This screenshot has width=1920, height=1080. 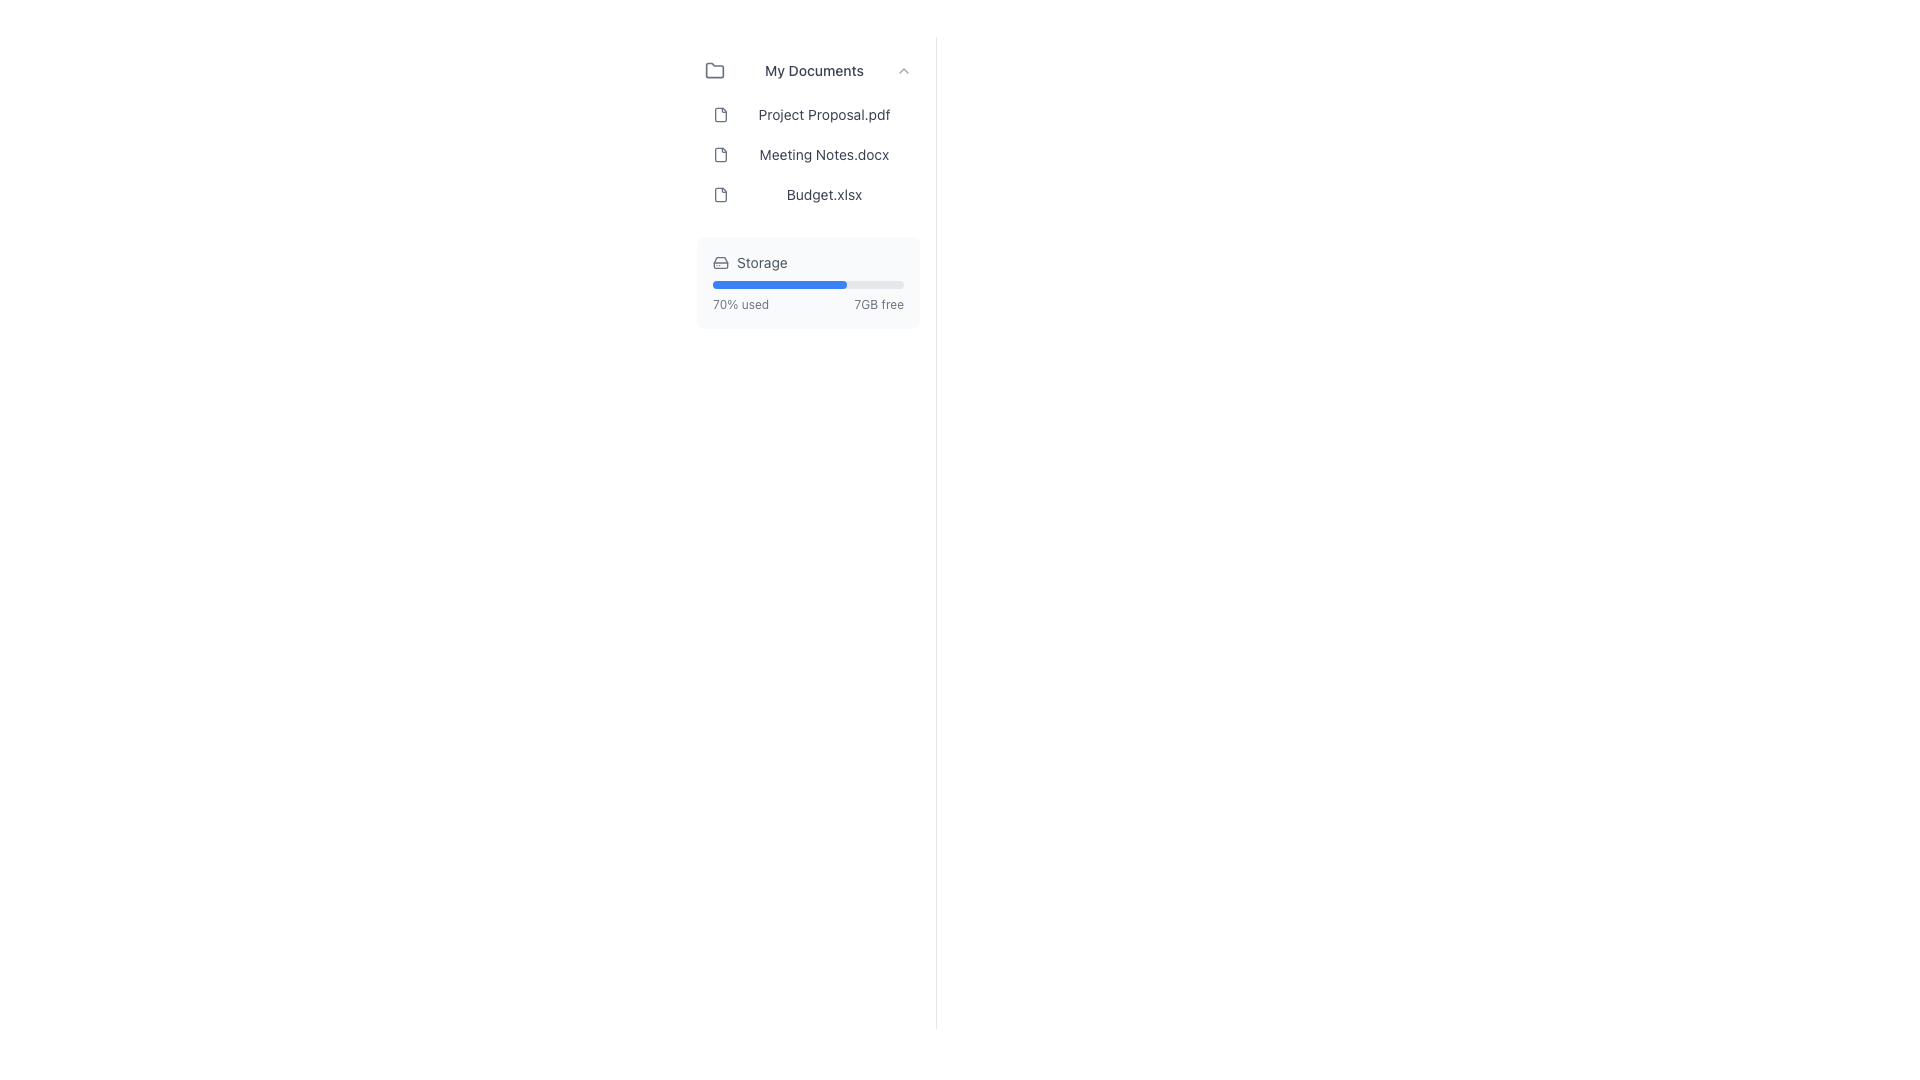 What do you see at coordinates (720, 261) in the screenshot?
I see `the hard drive icon located to the left of the 'Storage' label` at bounding box center [720, 261].